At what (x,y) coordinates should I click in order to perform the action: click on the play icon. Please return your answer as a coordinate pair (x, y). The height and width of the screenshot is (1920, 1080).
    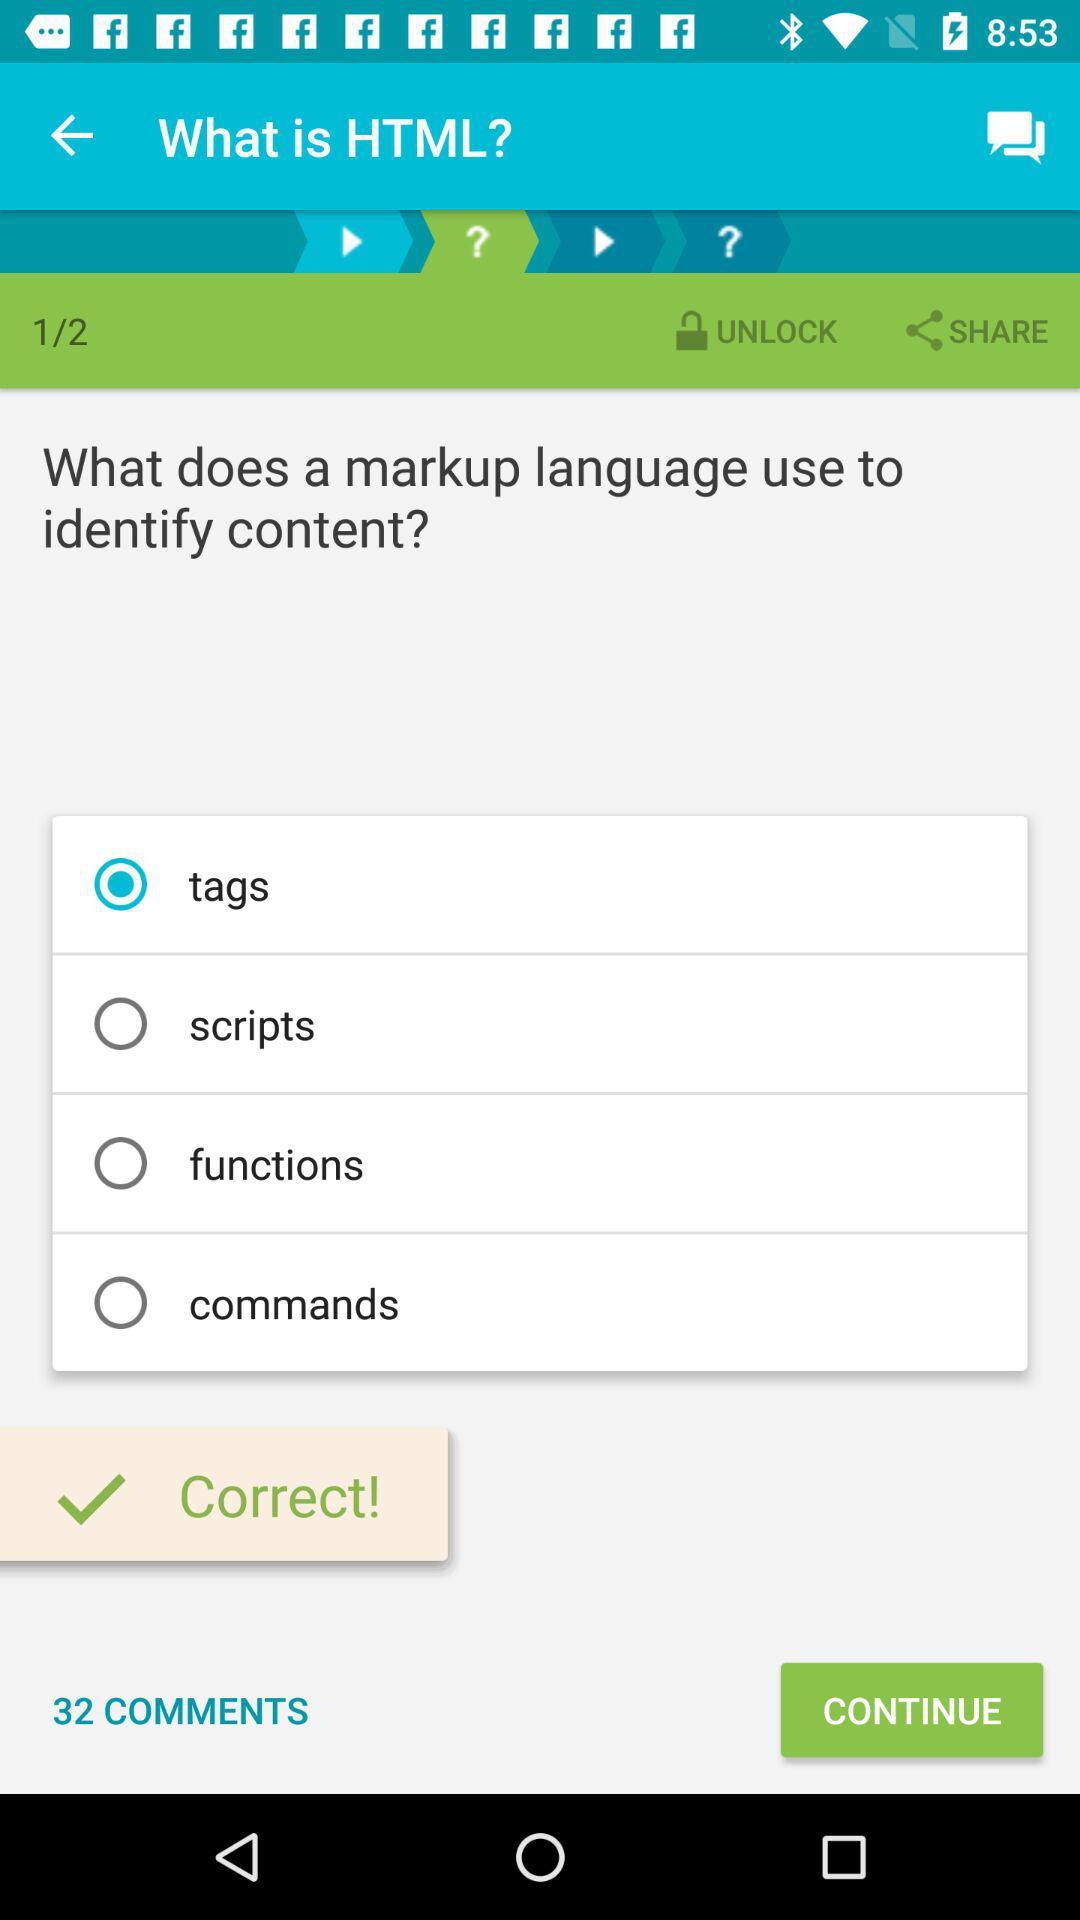
    Looking at the image, I should click on (350, 240).